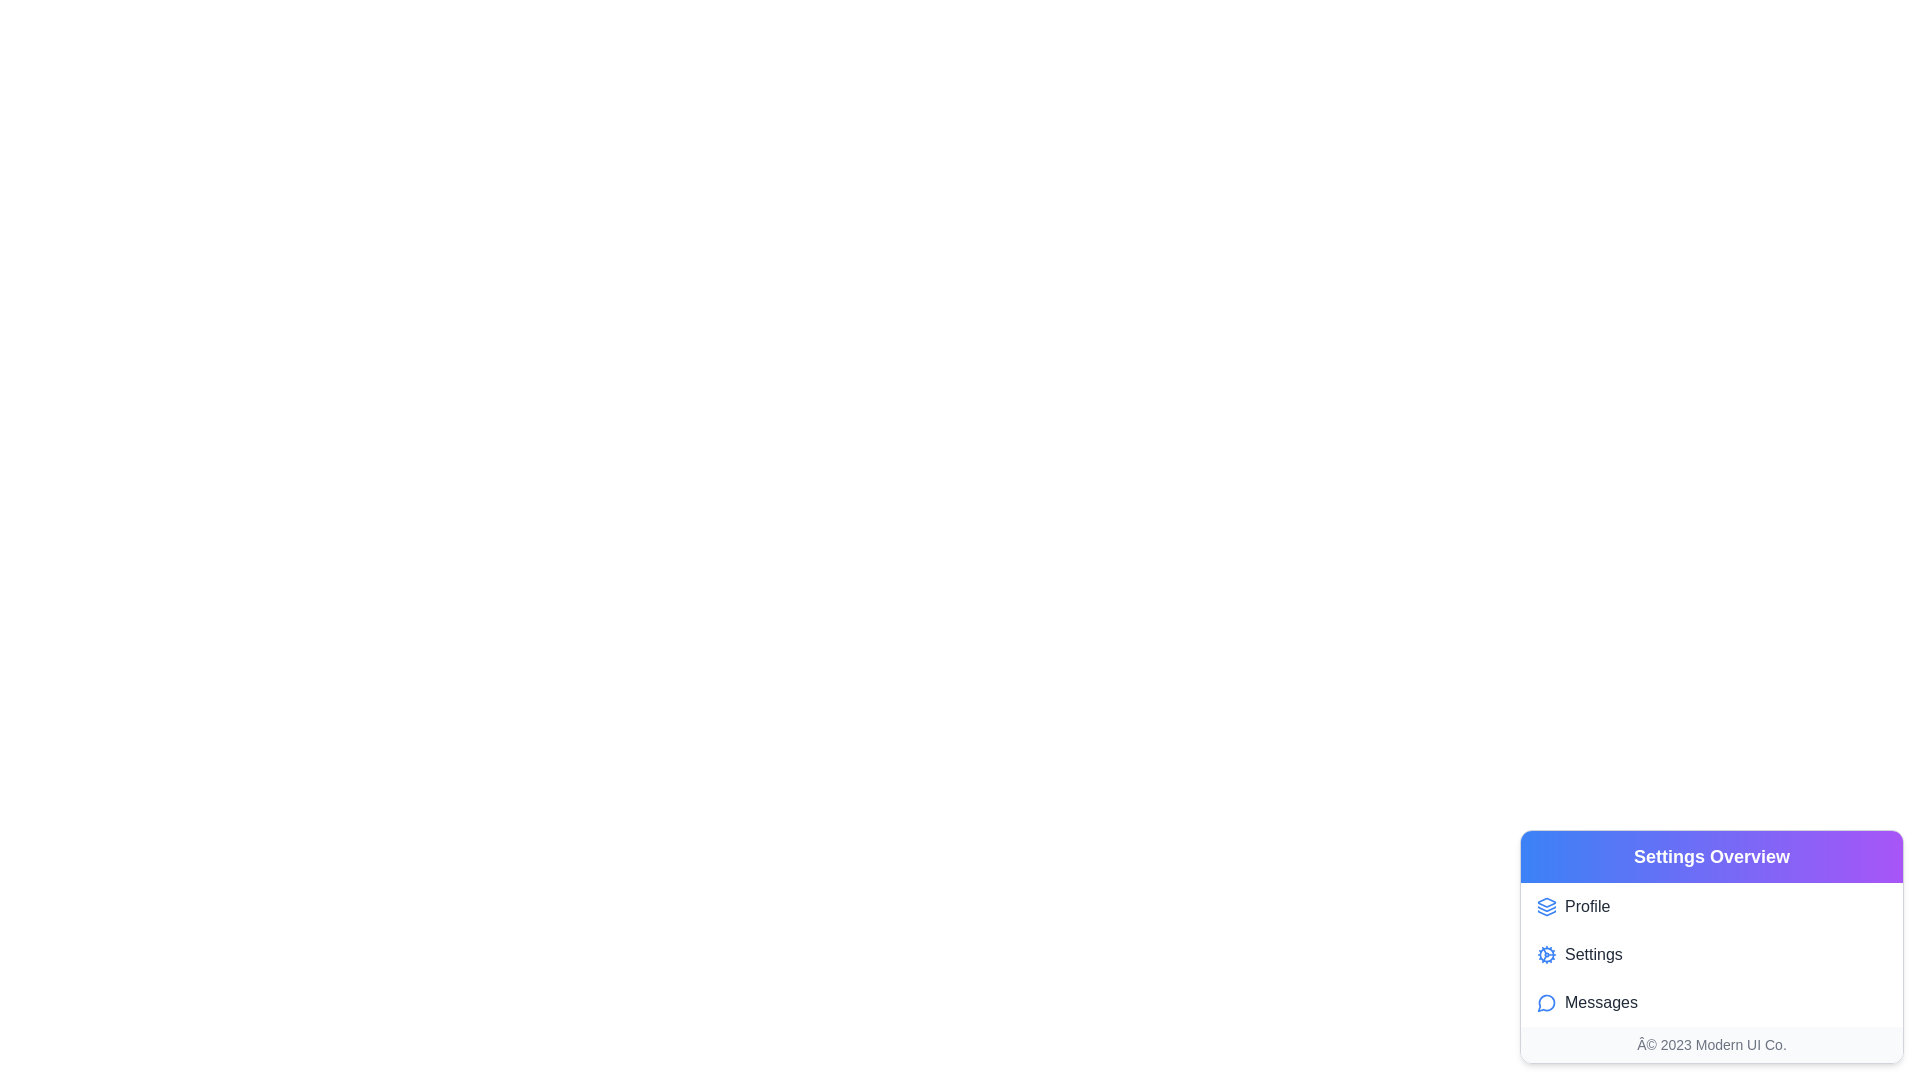 The width and height of the screenshot is (1920, 1080). Describe the element at coordinates (1711, 1002) in the screenshot. I see `the third menu item under 'Settings Overview'` at that location.